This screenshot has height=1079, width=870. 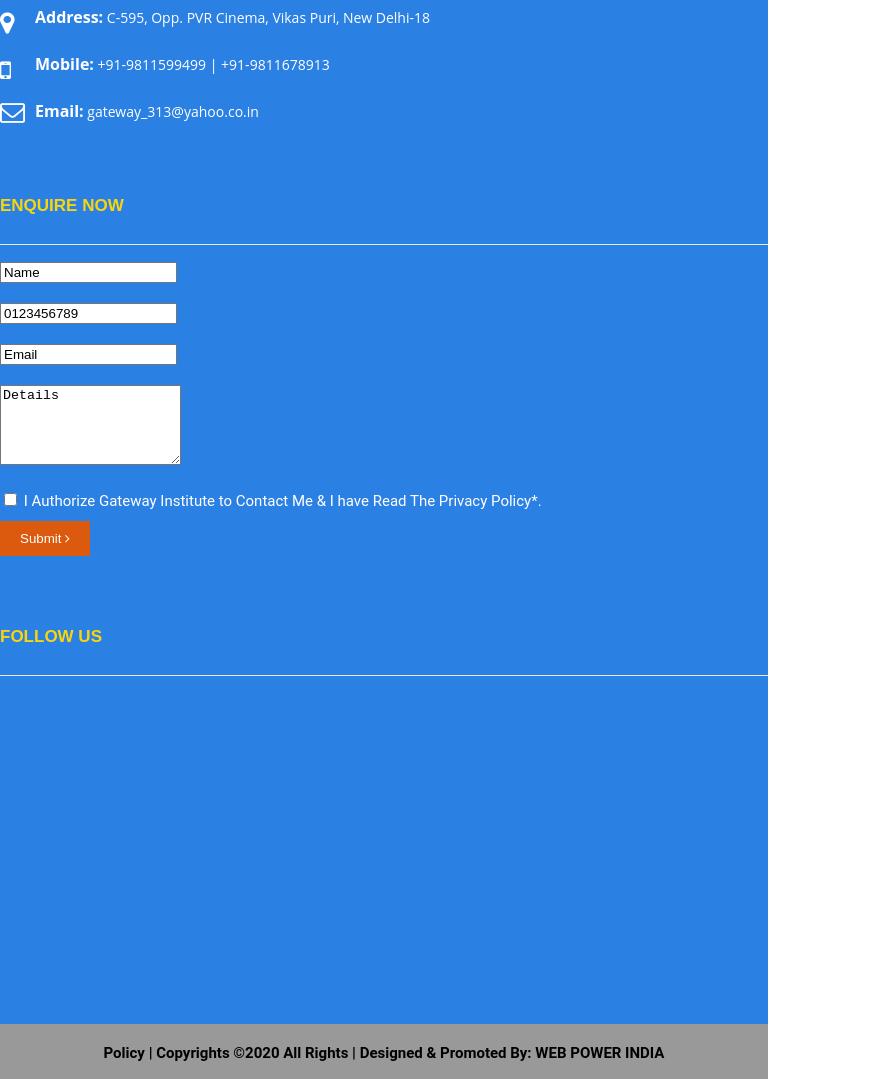 I want to click on '+91-9811599499', so click(x=150, y=63).